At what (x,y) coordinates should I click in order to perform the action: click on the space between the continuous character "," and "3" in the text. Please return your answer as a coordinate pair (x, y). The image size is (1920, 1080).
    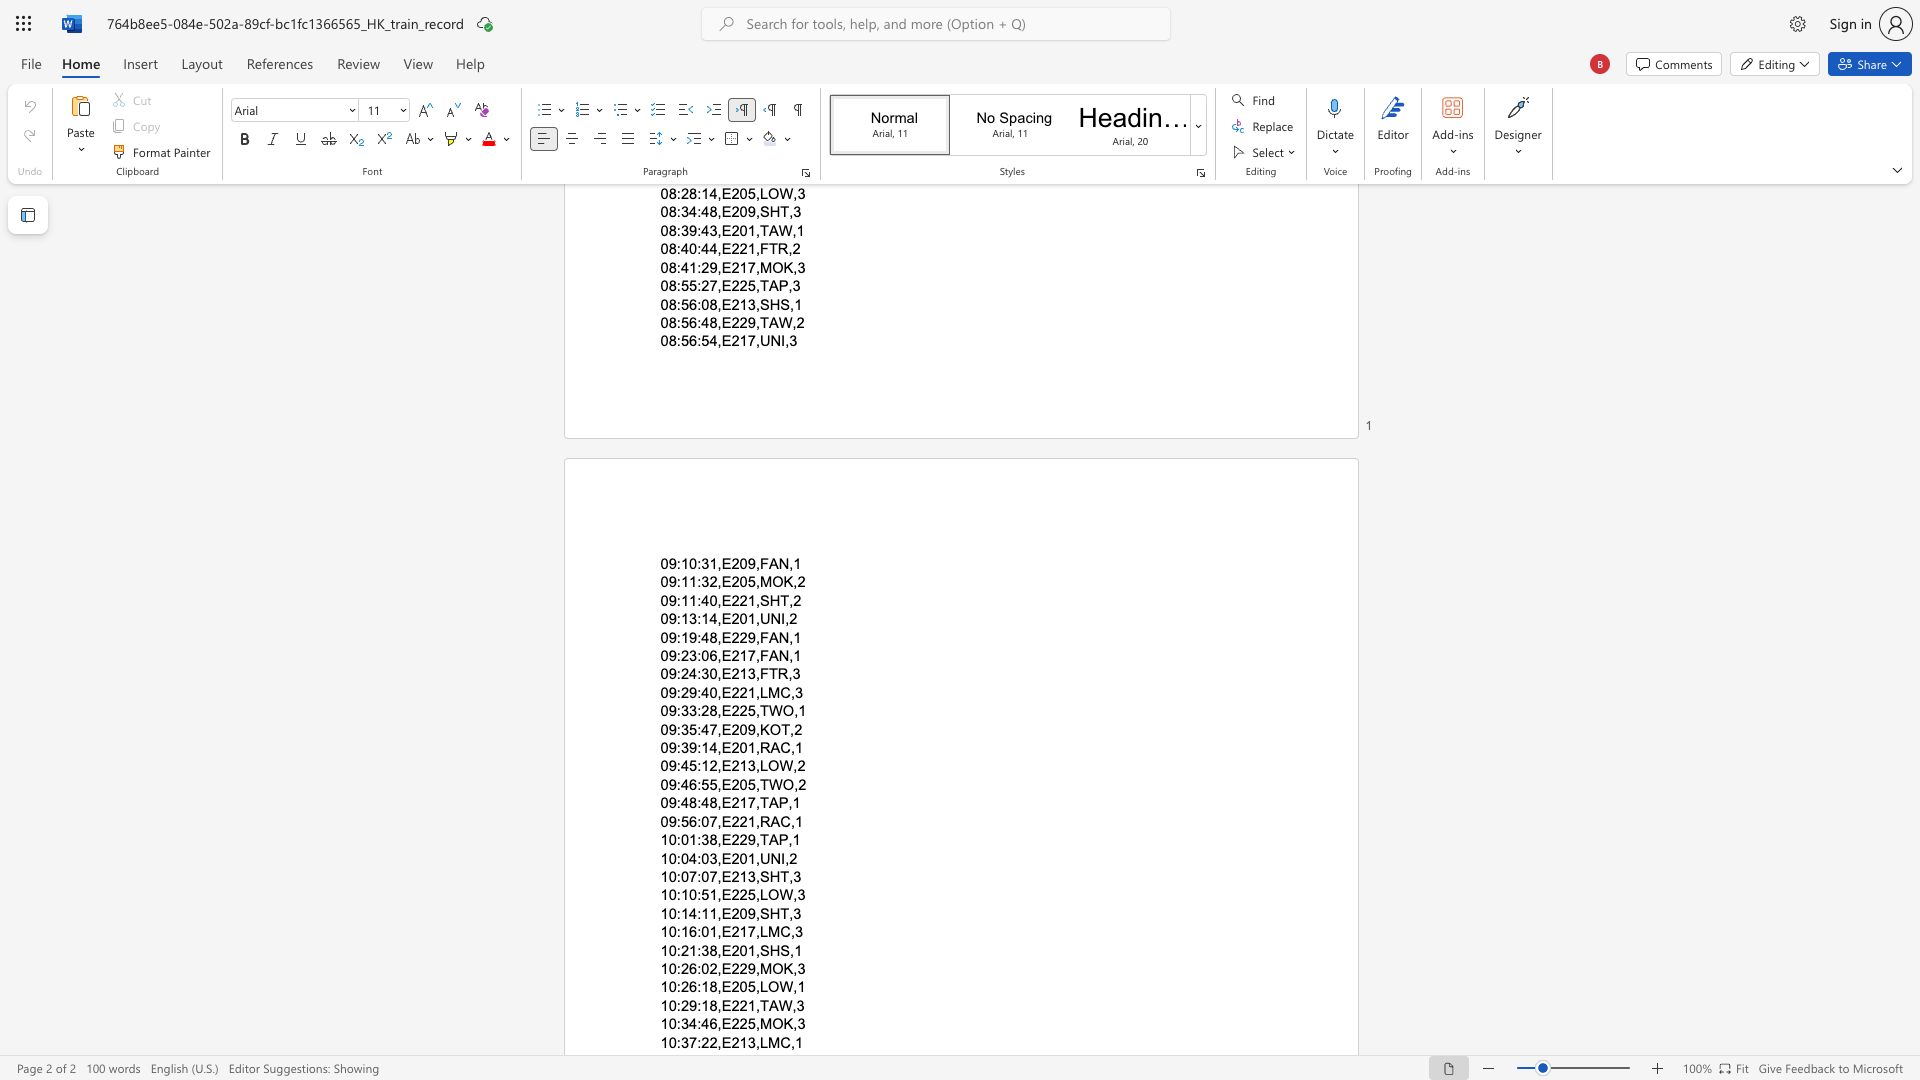
    Looking at the image, I should click on (796, 1005).